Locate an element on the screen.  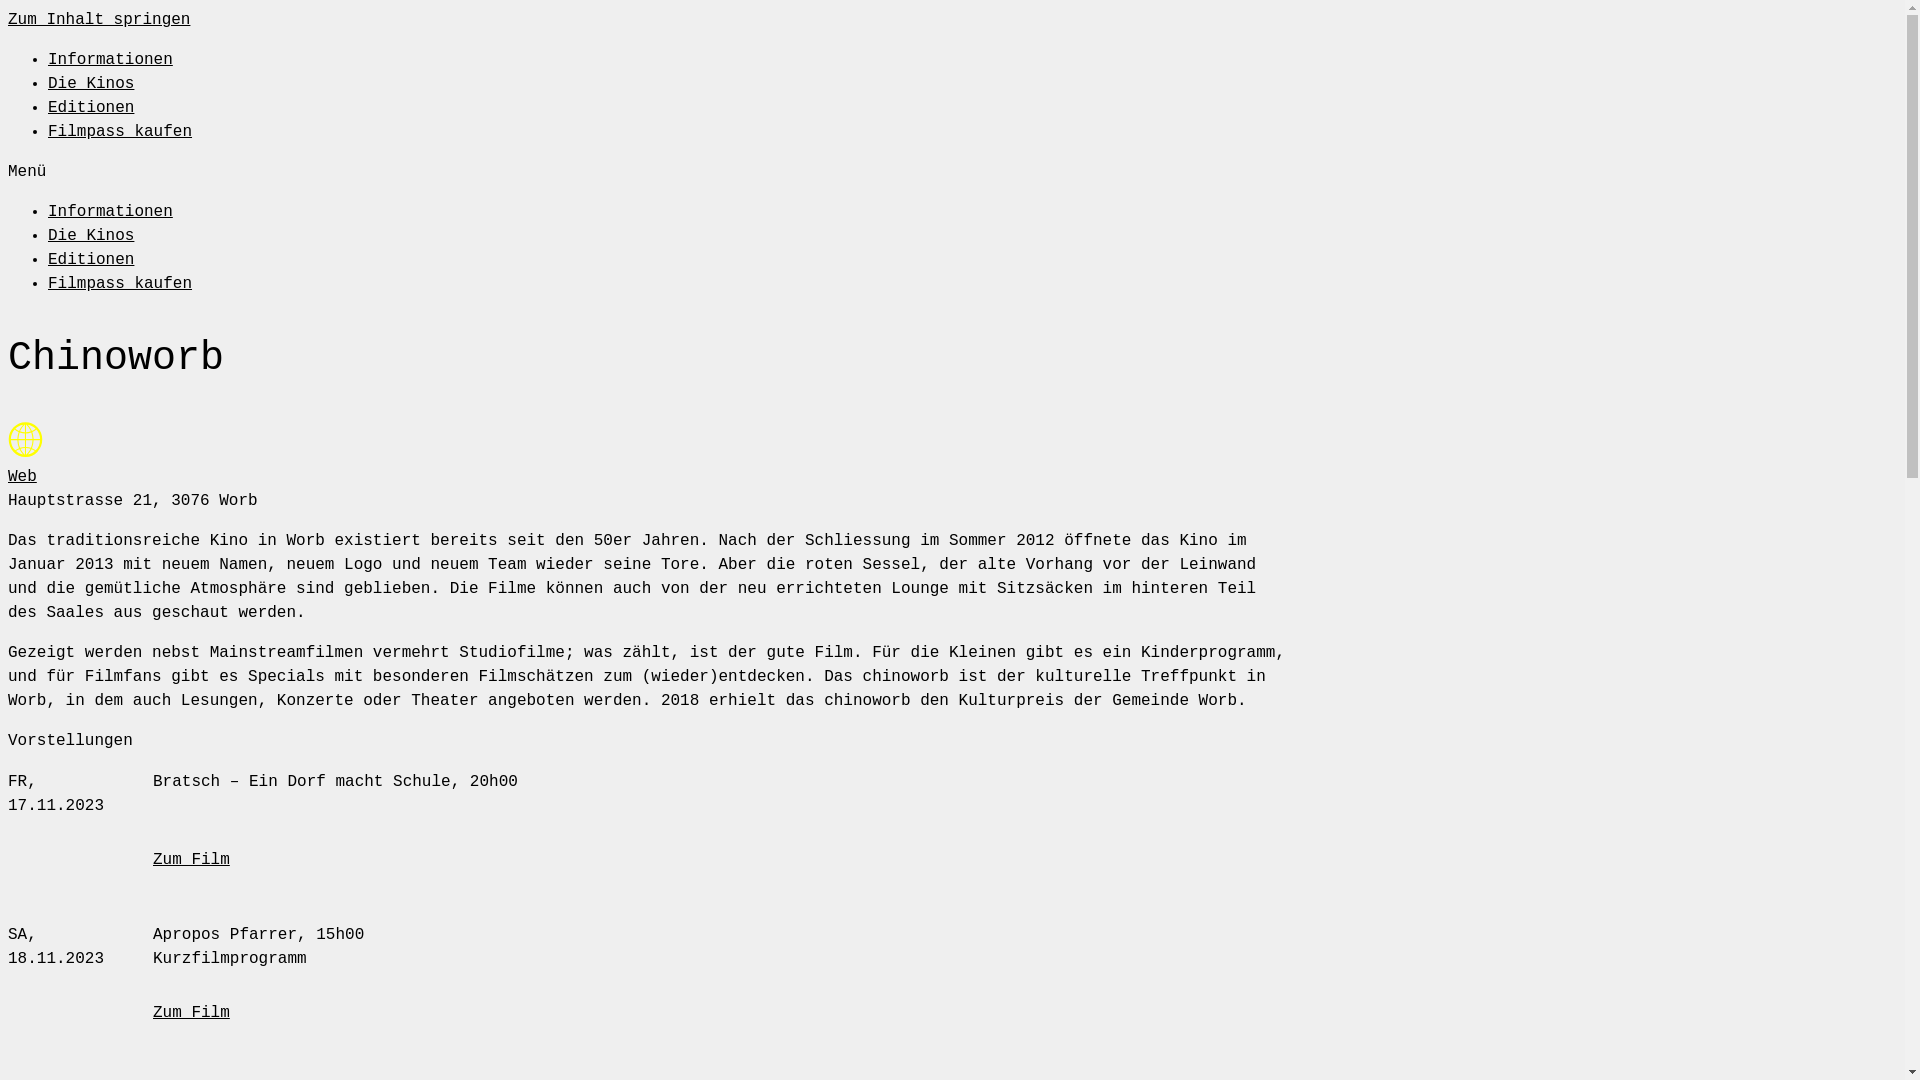
'Editionen' is located at coordinates (90, 258).